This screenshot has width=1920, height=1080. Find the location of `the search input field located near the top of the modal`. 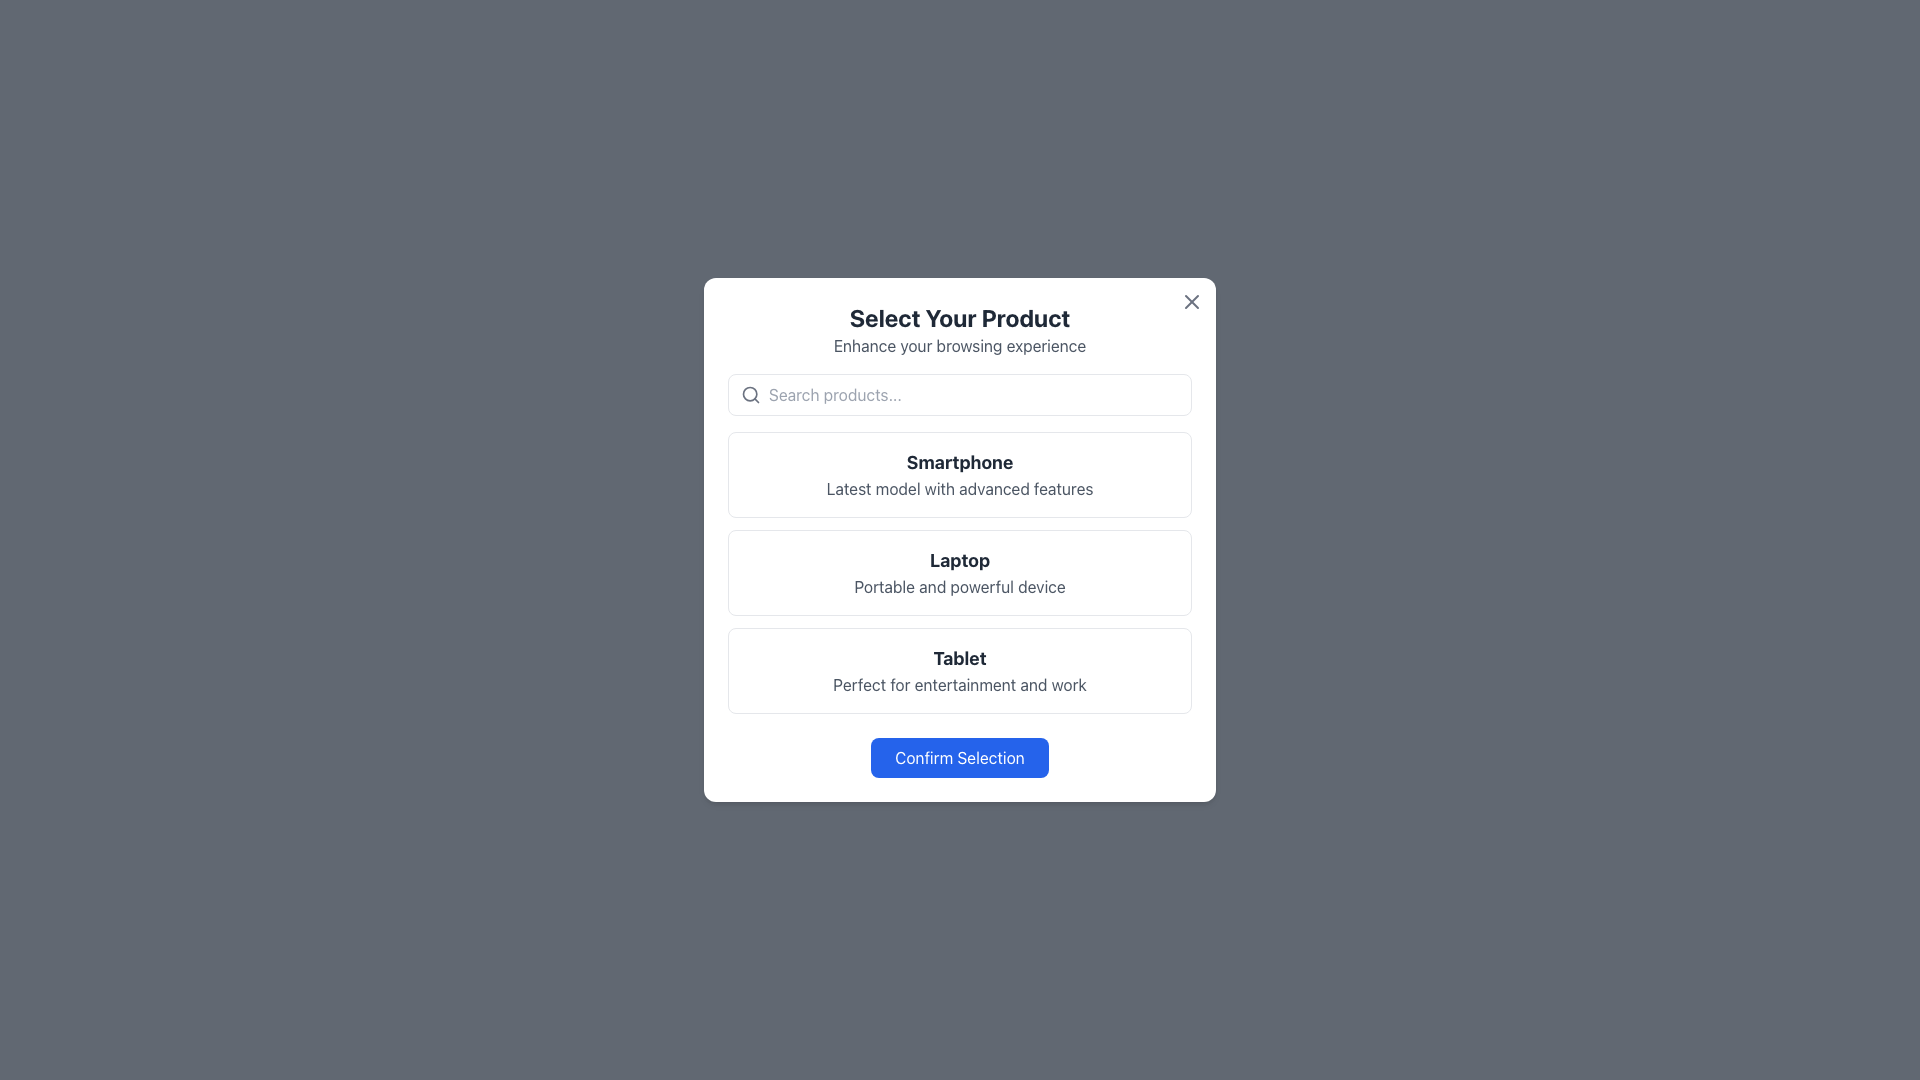

the search input field located near the top of the modal is located at coordinates (974, 394).